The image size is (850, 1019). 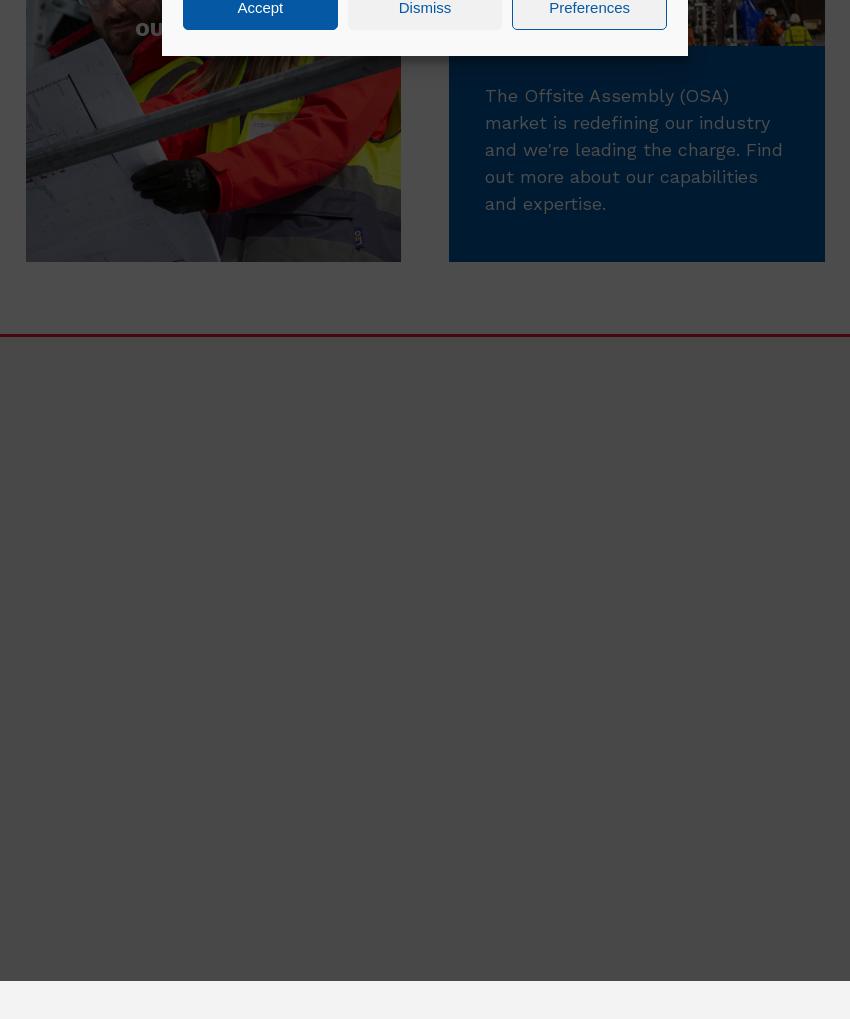 I want to click on 'Explore', so click(x=706, y=396).